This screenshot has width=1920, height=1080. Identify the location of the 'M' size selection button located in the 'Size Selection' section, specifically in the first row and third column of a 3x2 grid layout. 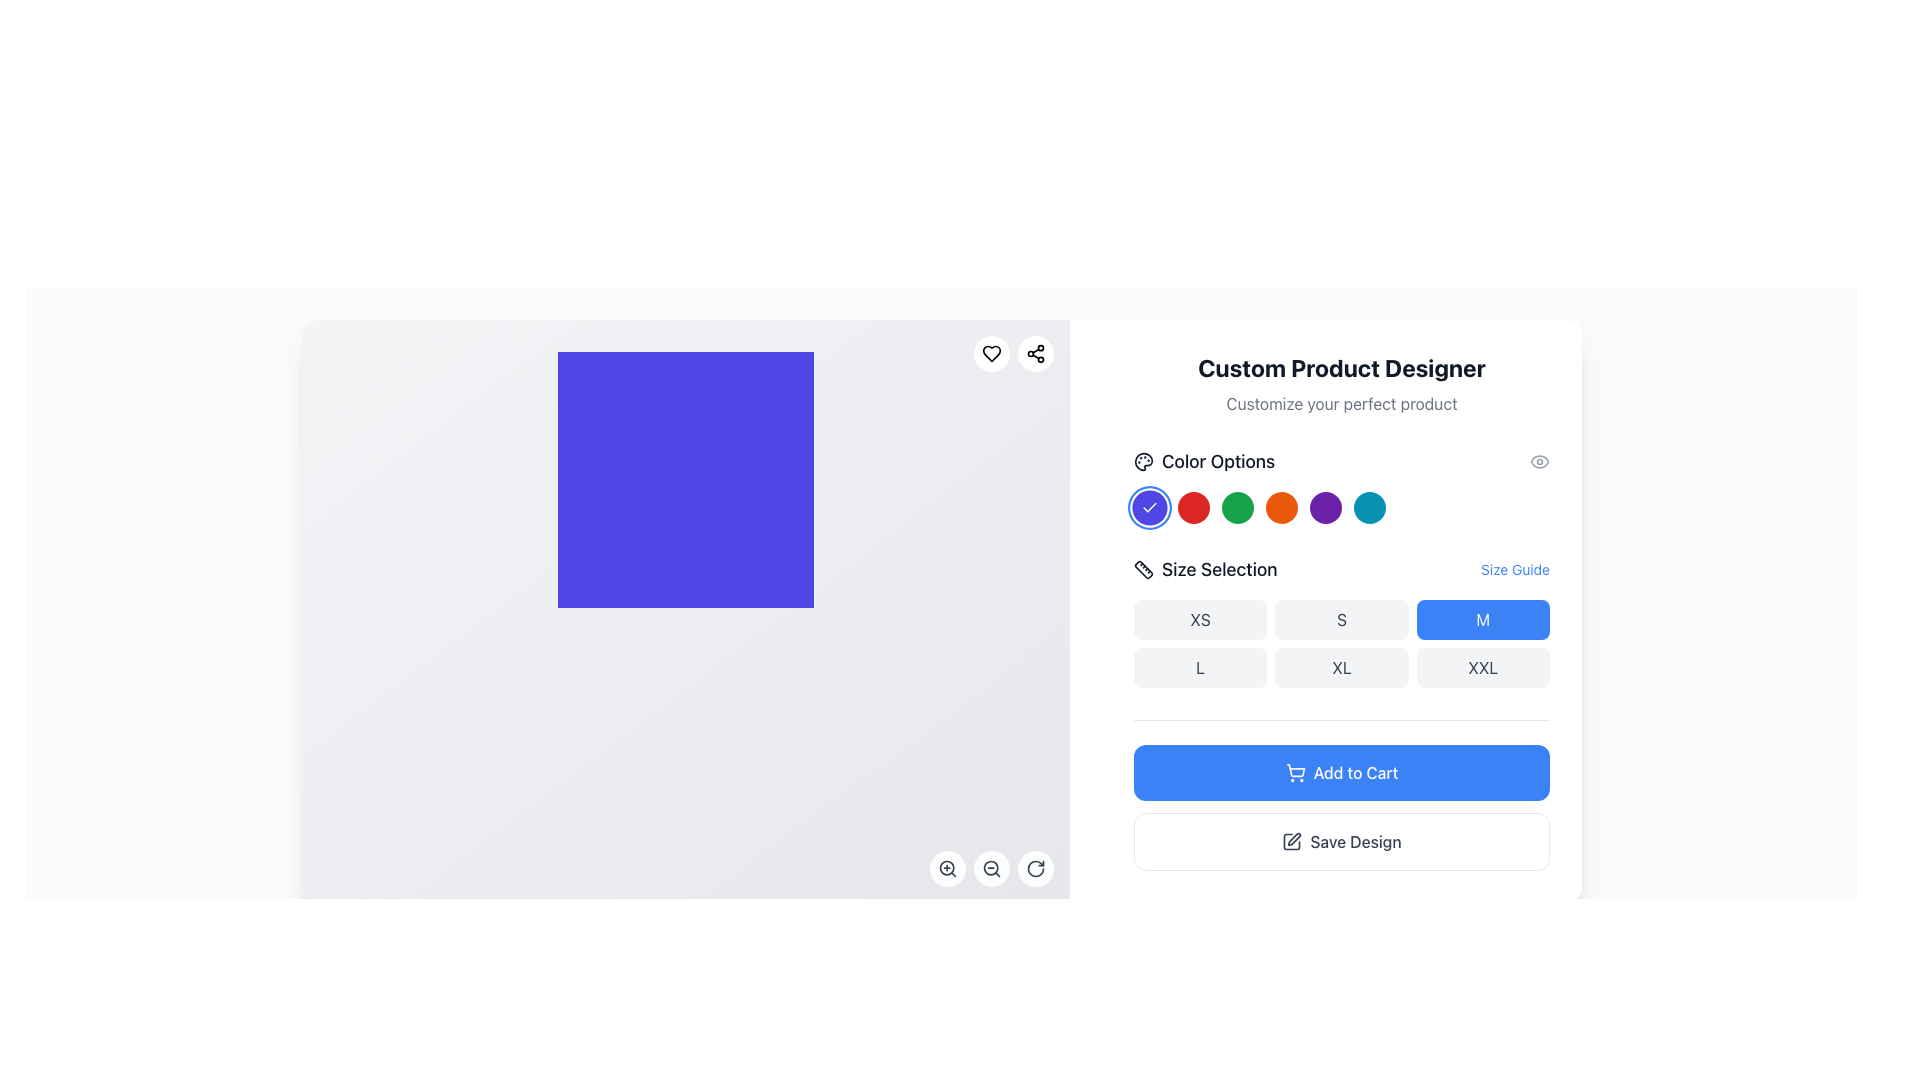
(1483, 619).